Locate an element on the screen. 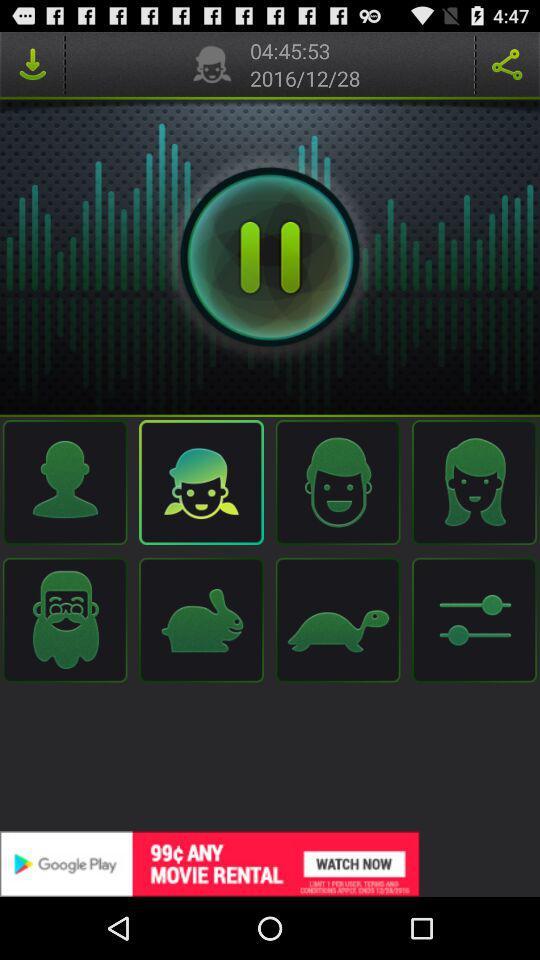 The width and height of the screenshot is (540, 960). download selected sound is located at coordinates (31, 64).